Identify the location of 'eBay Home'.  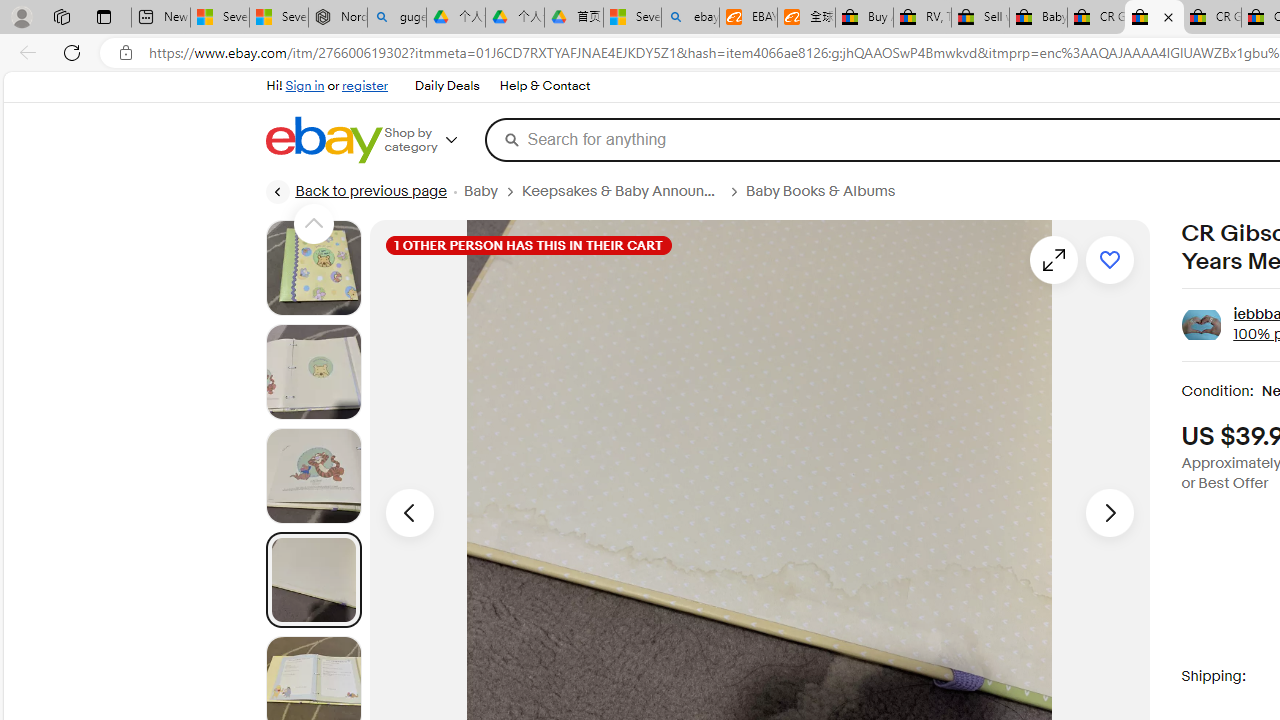
(323, 139).